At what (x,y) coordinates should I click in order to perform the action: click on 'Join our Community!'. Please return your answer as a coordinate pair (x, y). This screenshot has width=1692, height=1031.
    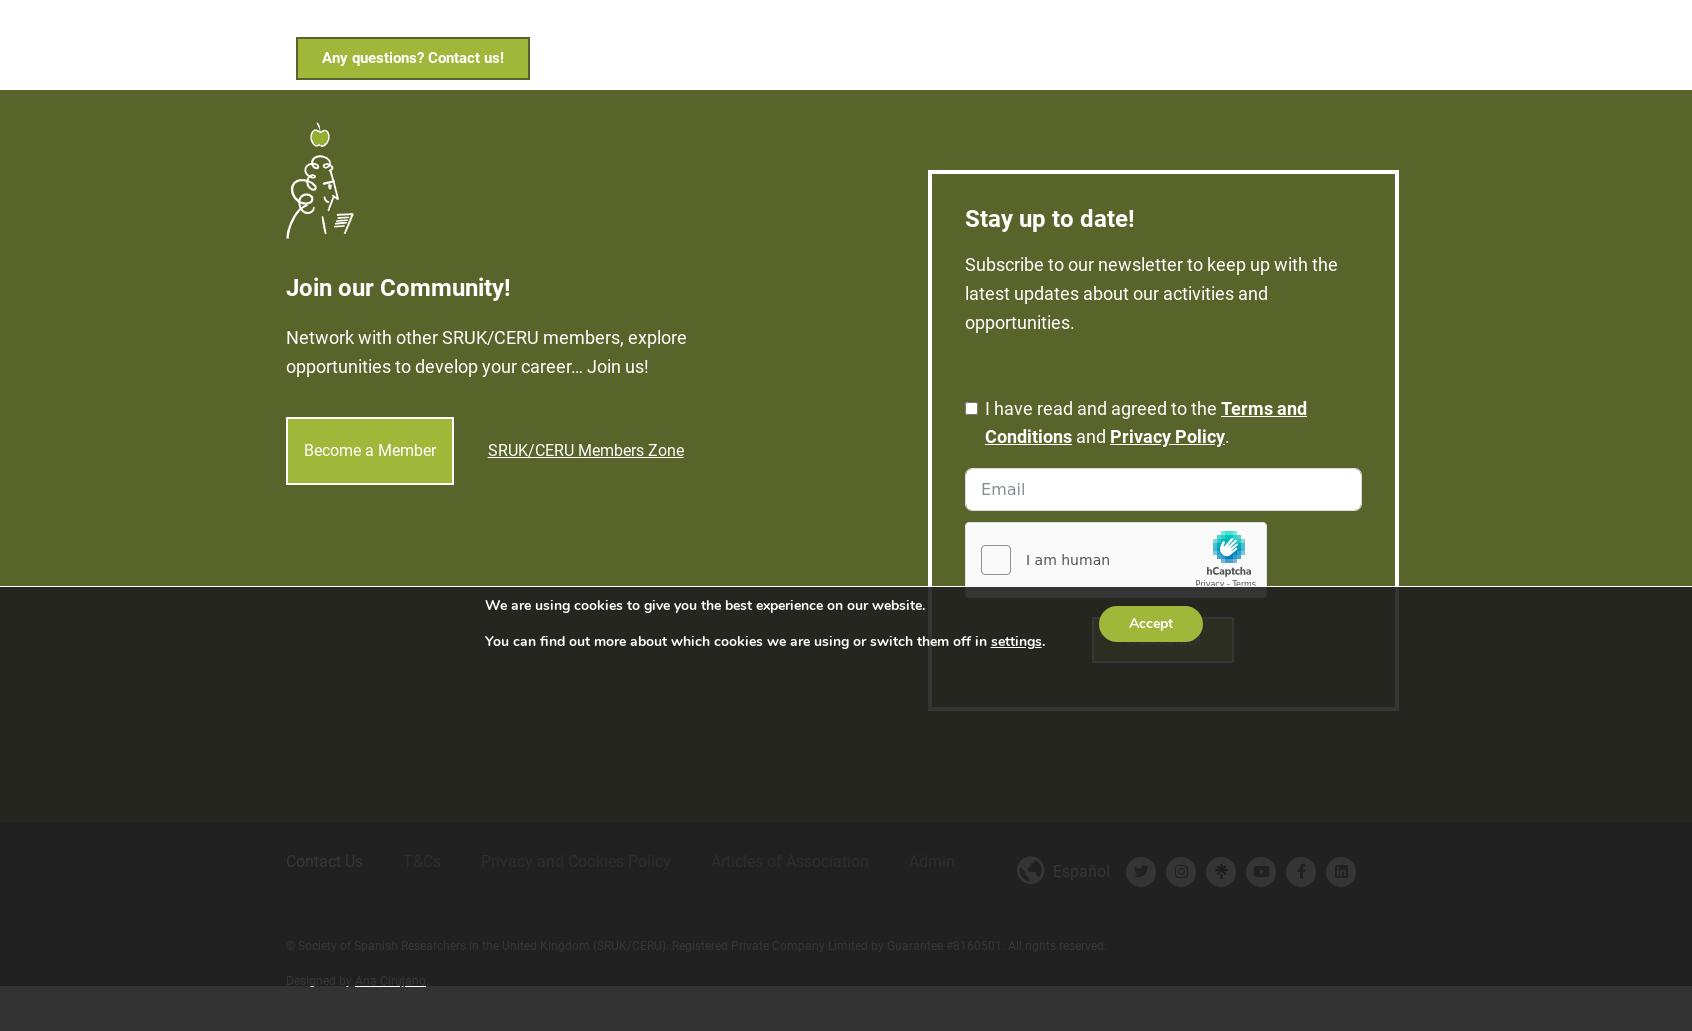
    Looking at the image, I should click on (398, 271).